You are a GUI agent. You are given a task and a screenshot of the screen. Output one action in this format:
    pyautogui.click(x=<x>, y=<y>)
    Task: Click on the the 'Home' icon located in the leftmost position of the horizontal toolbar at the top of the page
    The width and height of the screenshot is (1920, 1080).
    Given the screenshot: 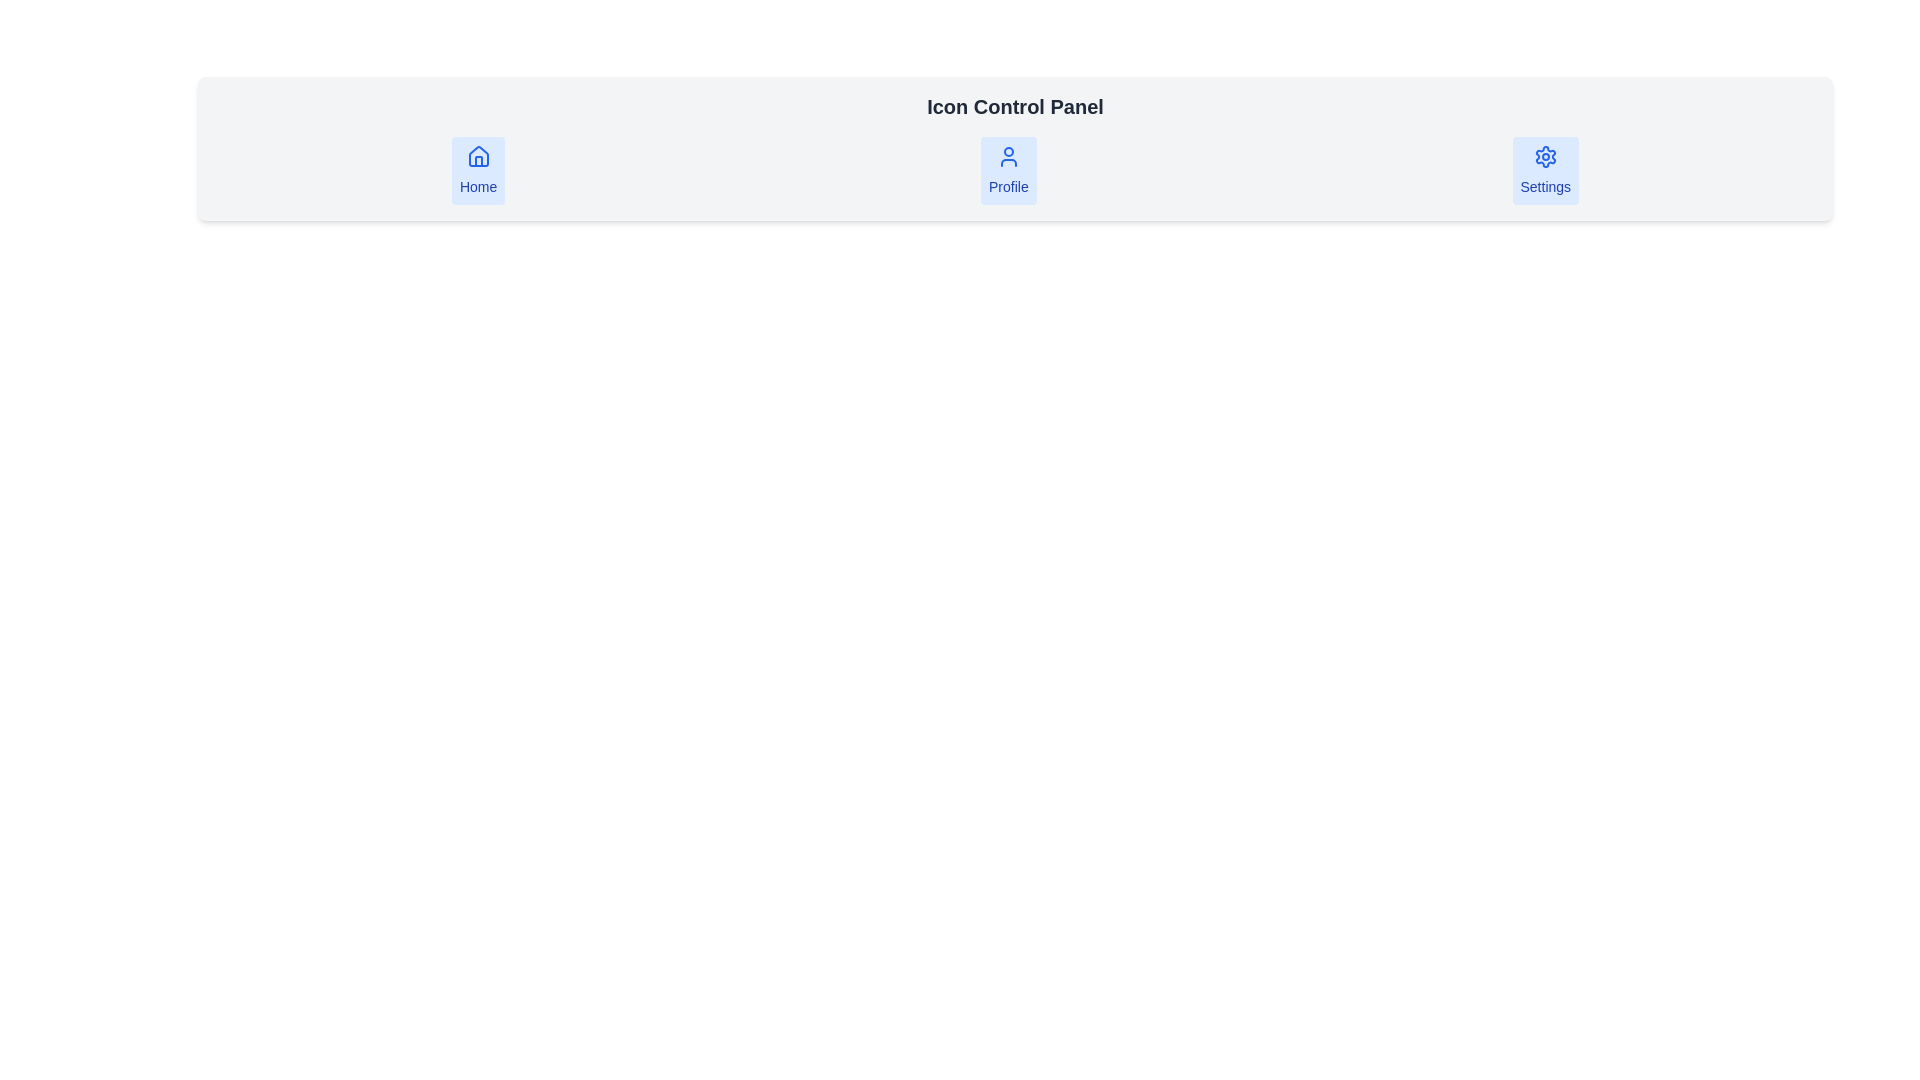 What is the action you would take?
    pyautogui.click(x=477, y=155)
    